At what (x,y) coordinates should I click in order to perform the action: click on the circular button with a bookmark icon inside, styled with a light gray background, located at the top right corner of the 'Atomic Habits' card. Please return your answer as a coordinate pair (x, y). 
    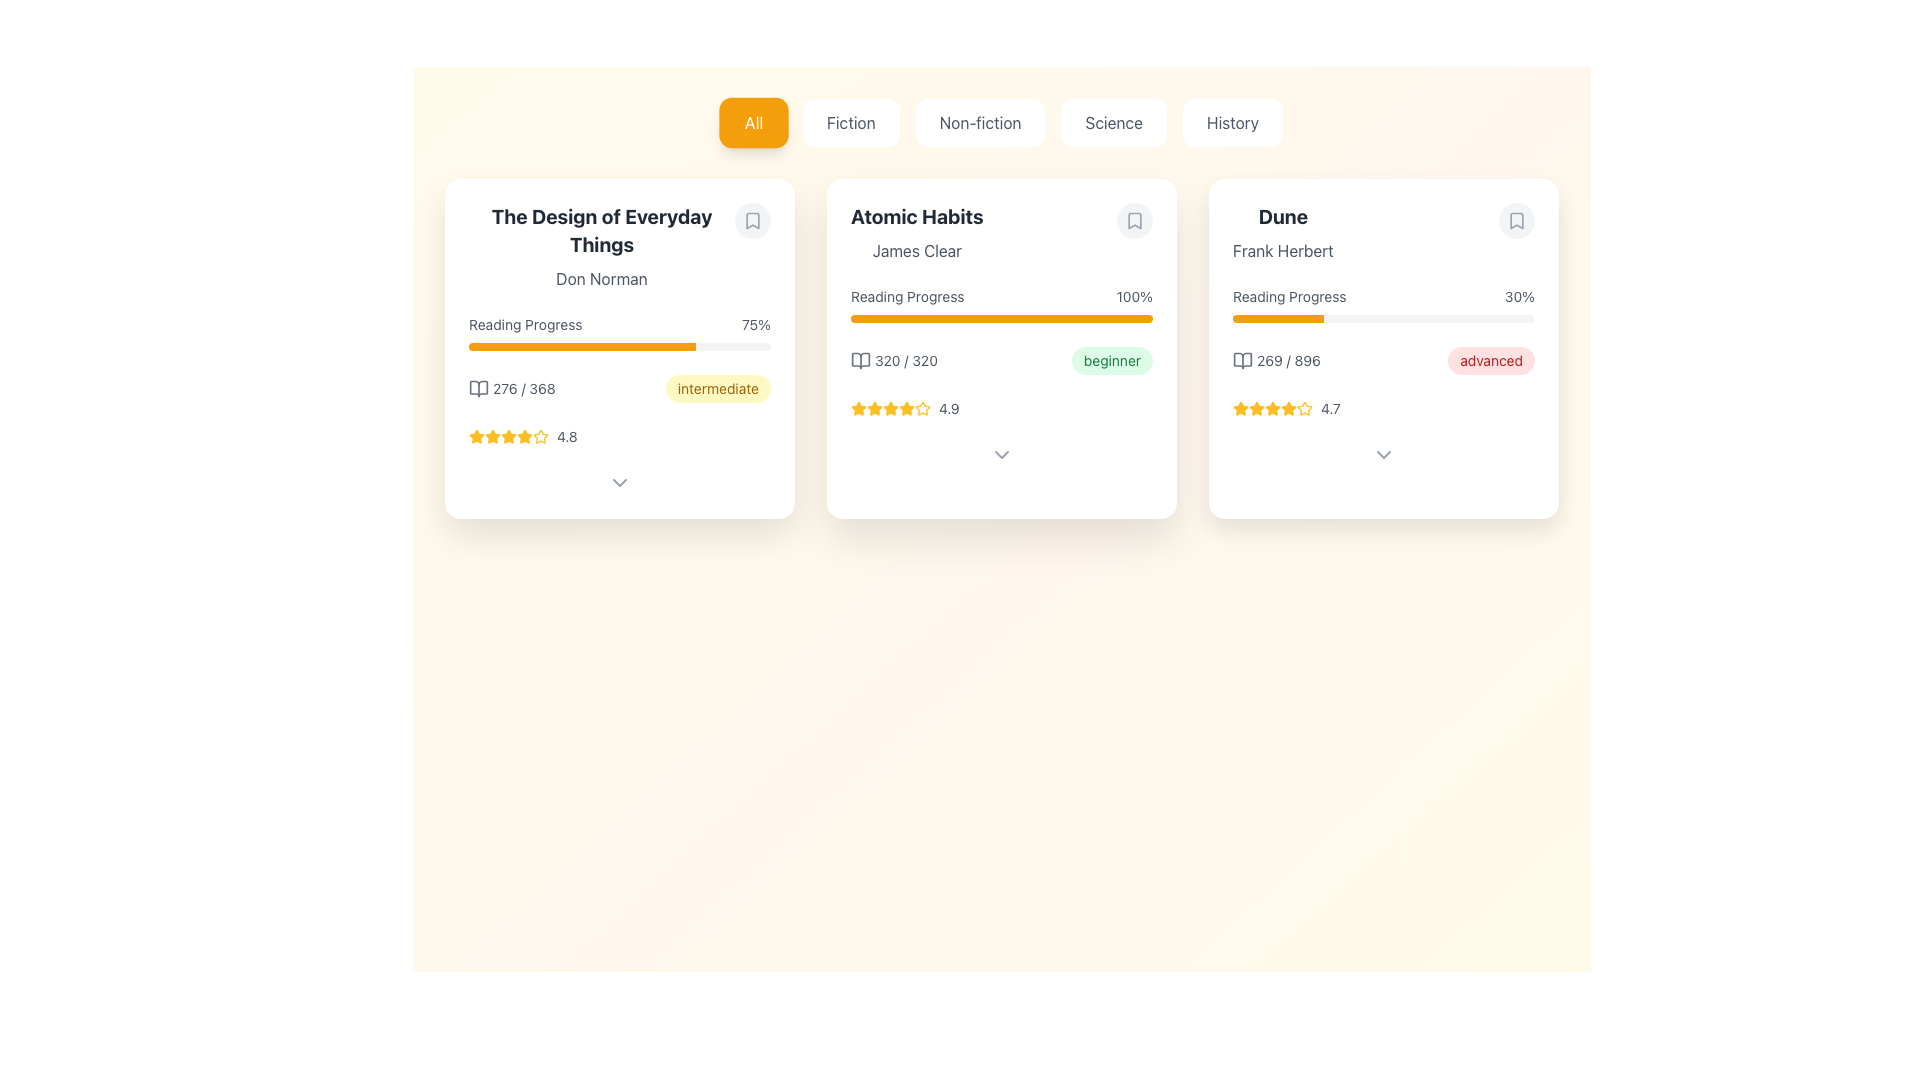
    Looking at the image, I should click on (1134, 220).